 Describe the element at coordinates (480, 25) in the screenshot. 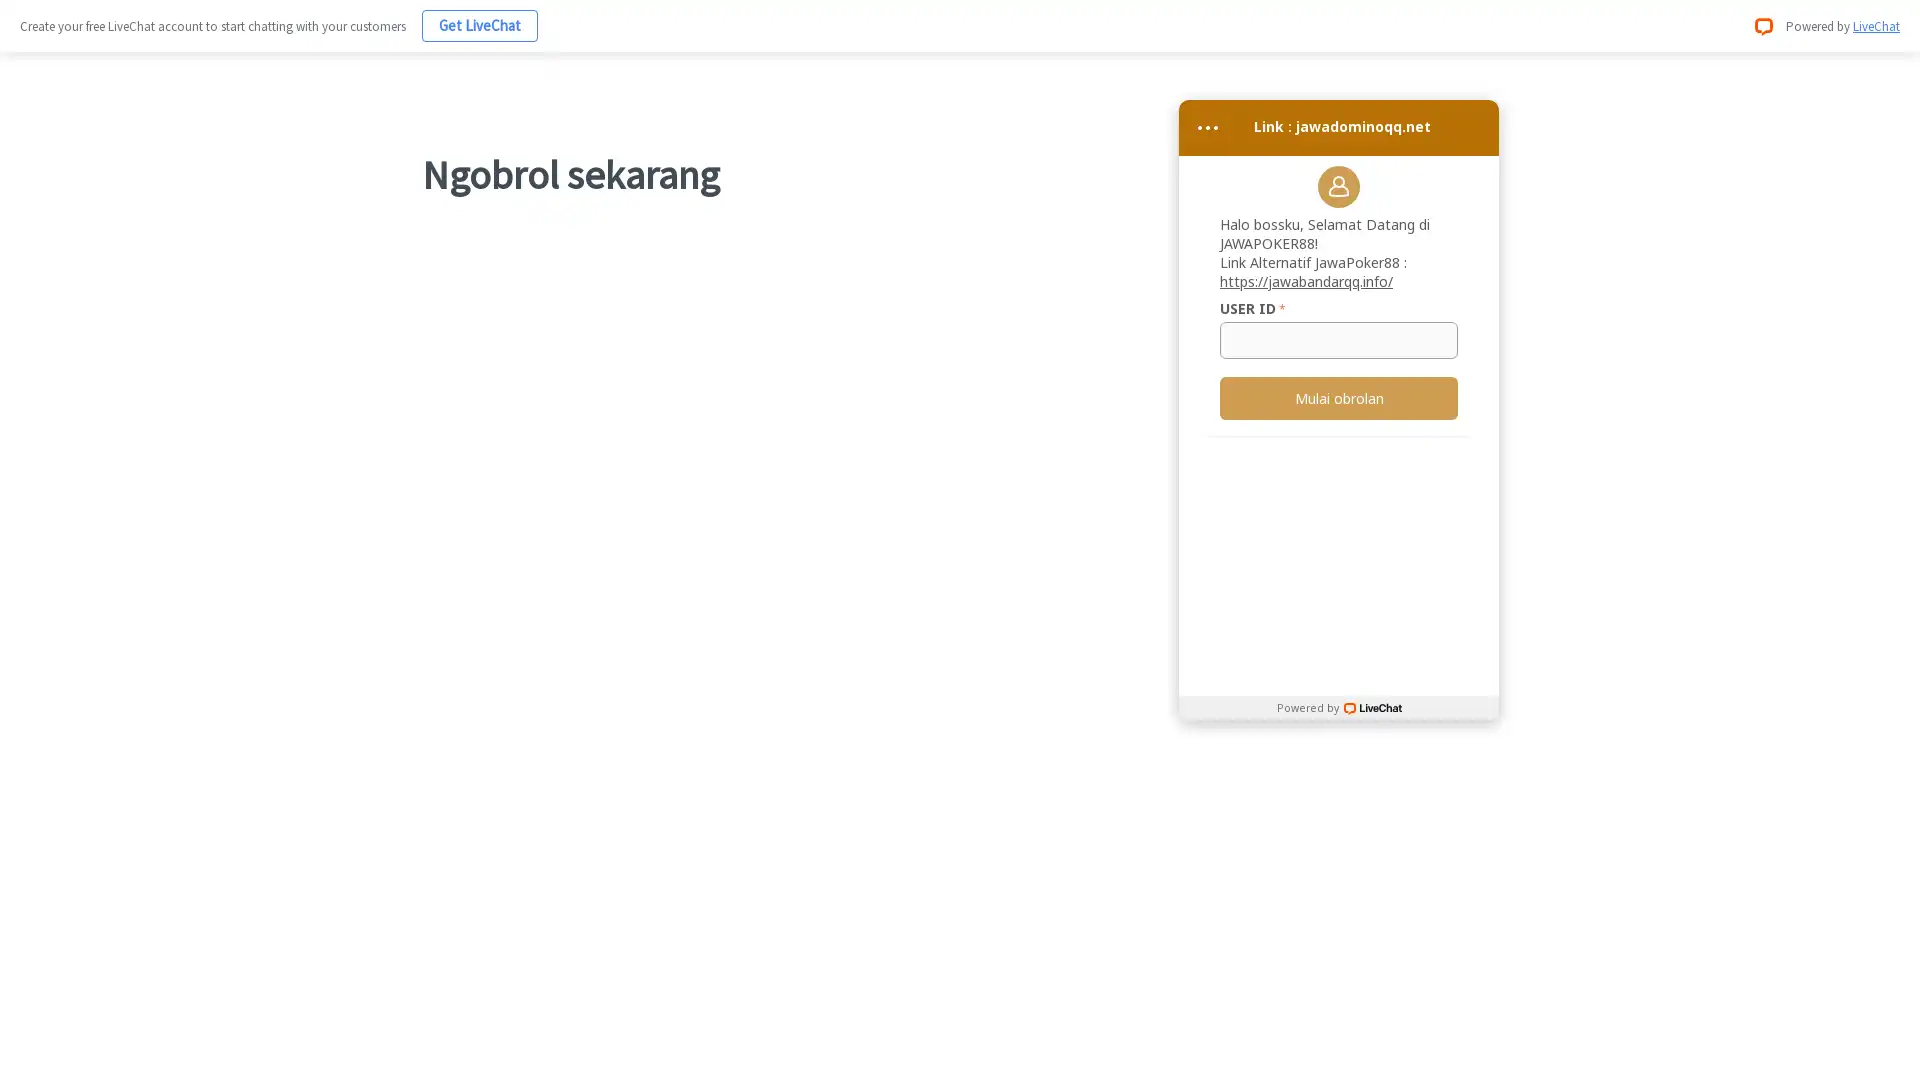

I see `Get LiveChat` at that location.